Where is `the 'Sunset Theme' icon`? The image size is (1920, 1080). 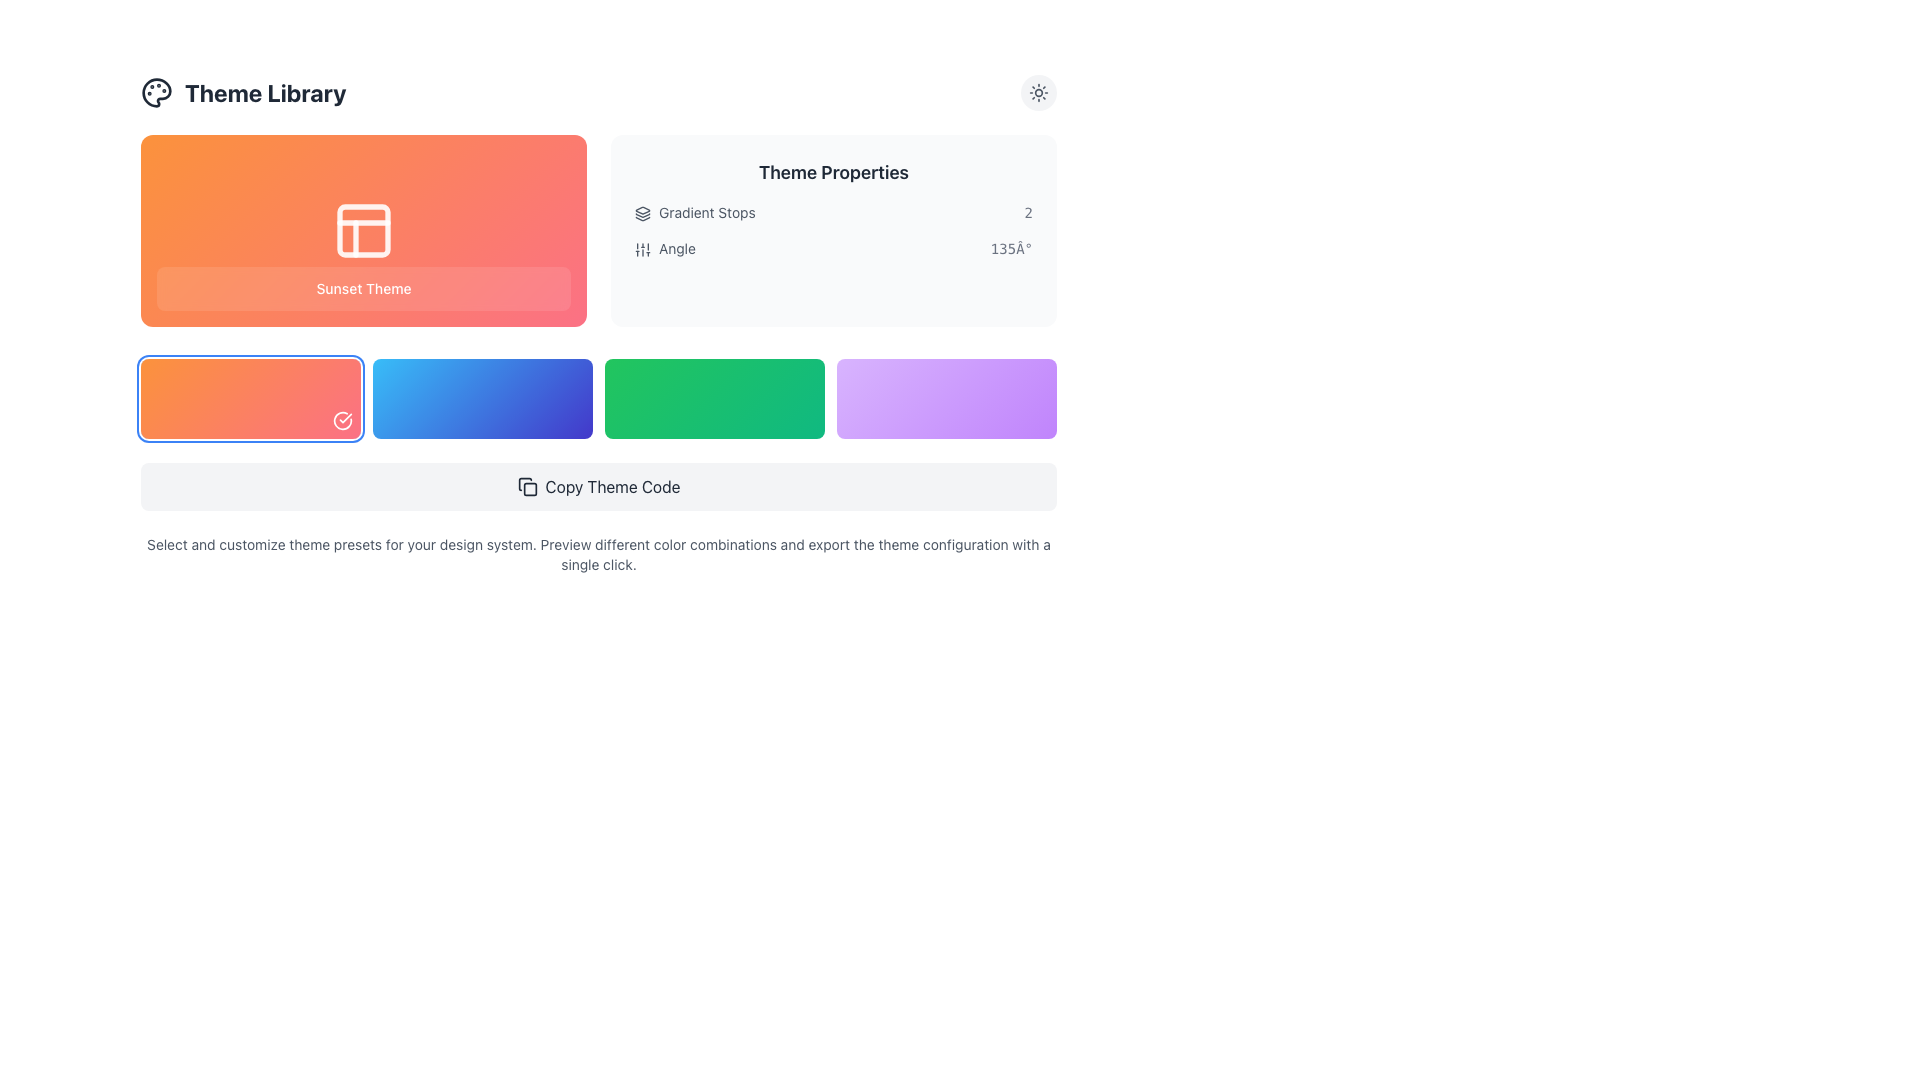
the 'Sunset Theme' icon is located at coordinates (364, 230).